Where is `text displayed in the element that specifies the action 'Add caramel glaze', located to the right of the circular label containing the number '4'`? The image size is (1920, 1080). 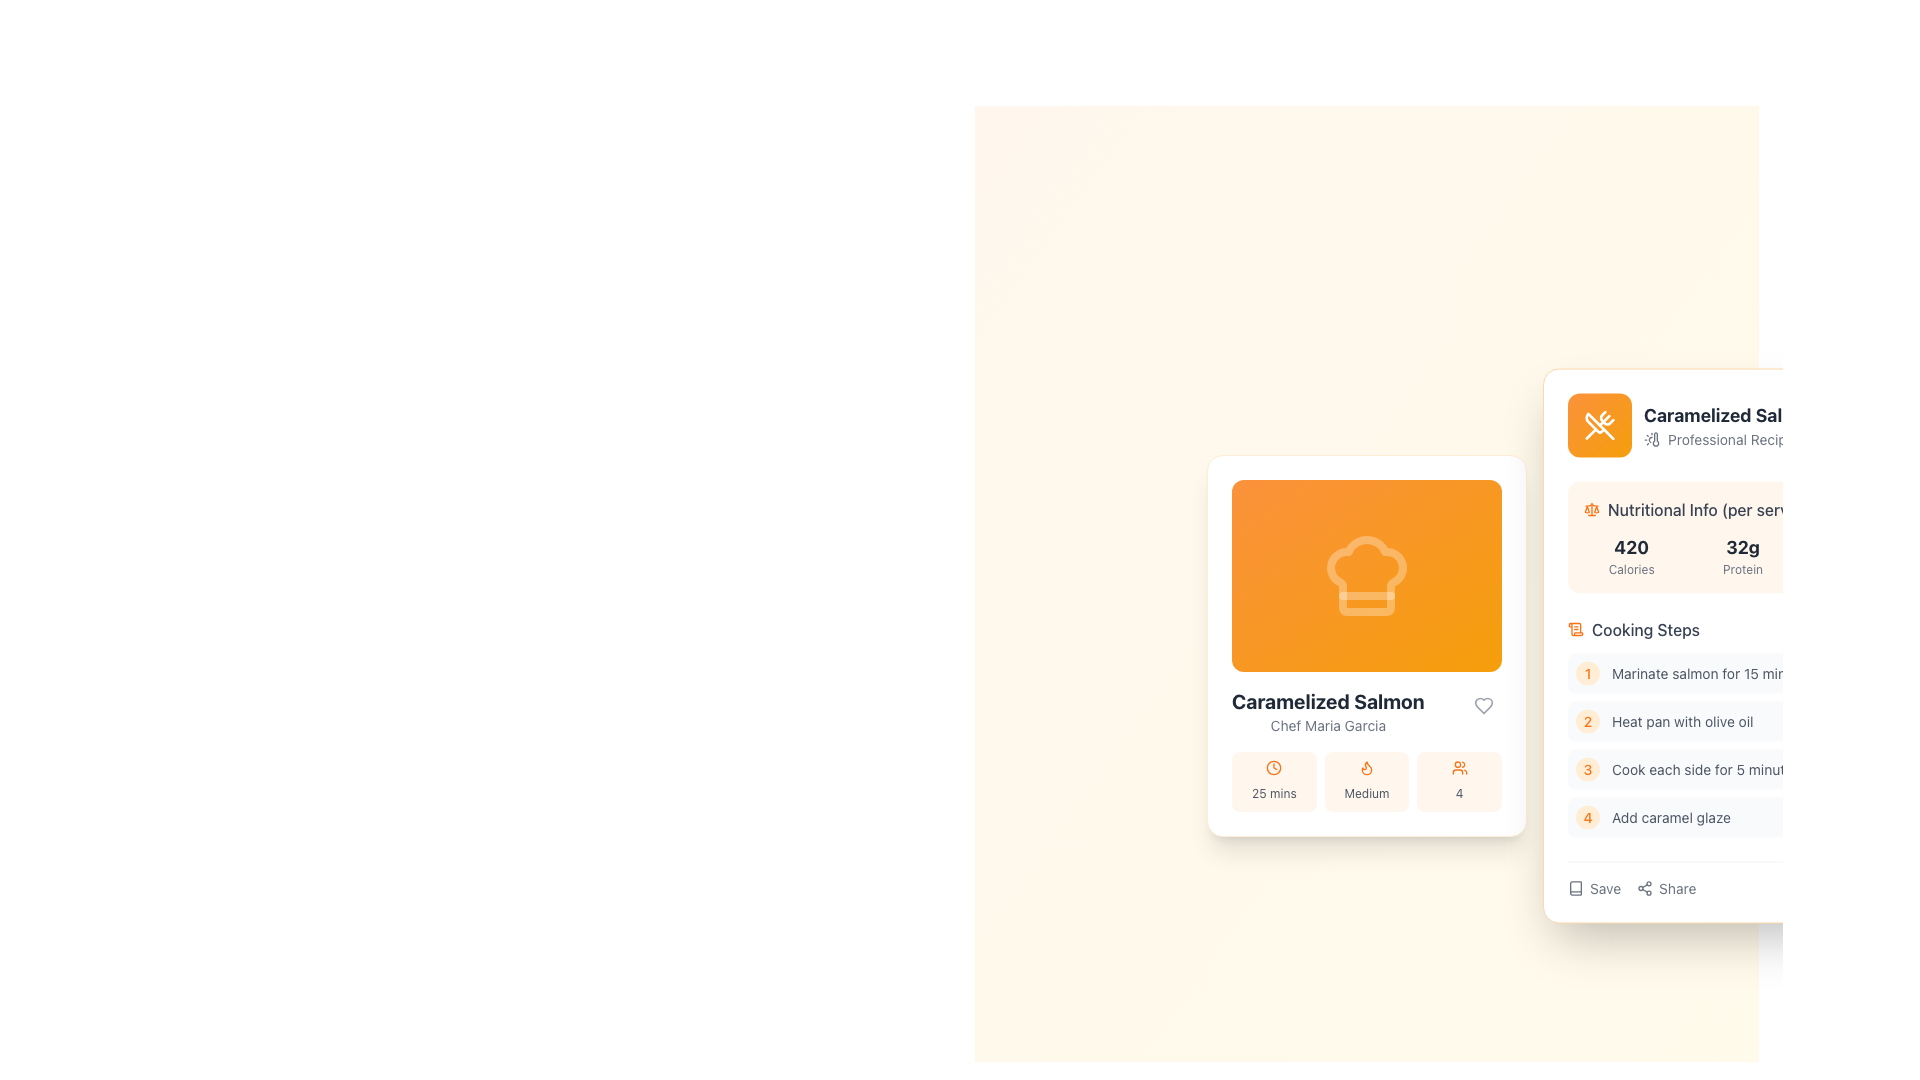 text displayed in the element that specifies the action 'Add caramel glaze', located to the right of the circular label containing the number '4' is located at coordinates (1671, 817).